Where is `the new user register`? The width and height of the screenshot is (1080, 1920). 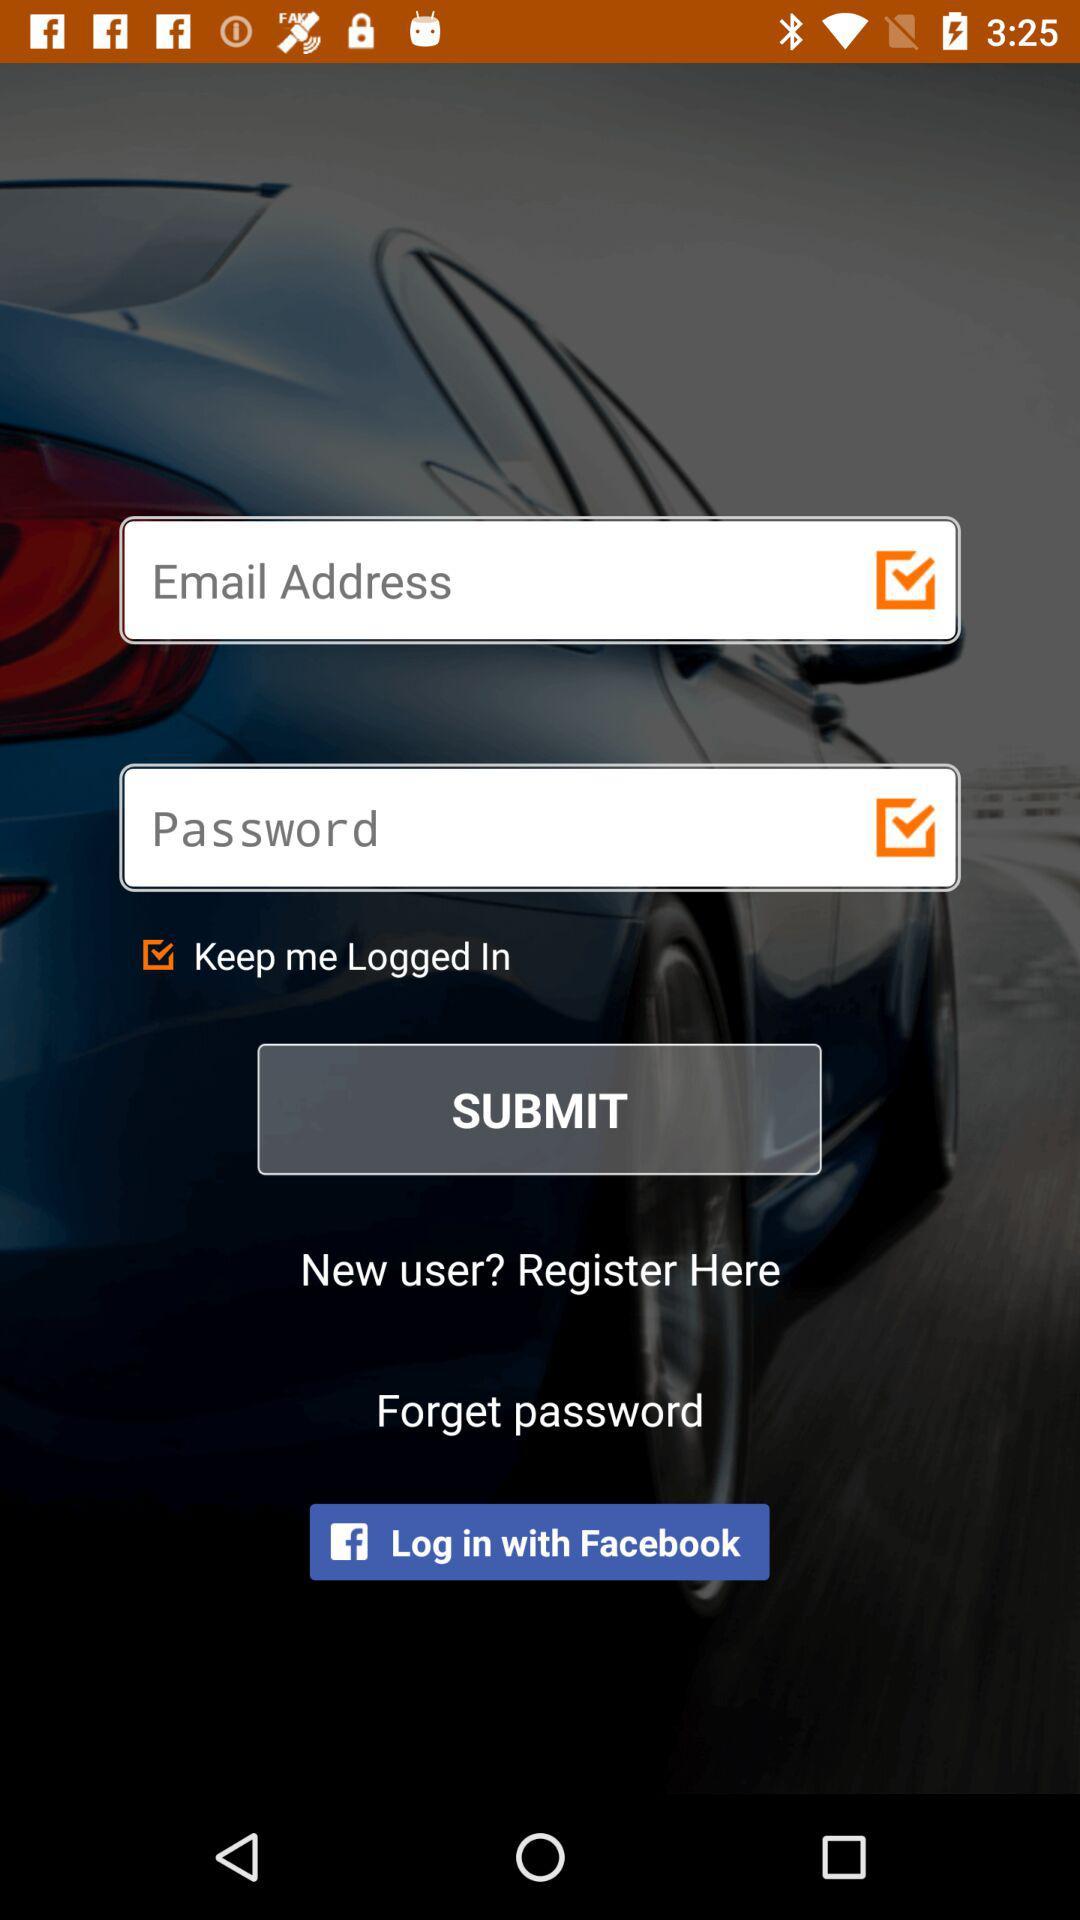
the new user register is located at coordinates (540, 1266).